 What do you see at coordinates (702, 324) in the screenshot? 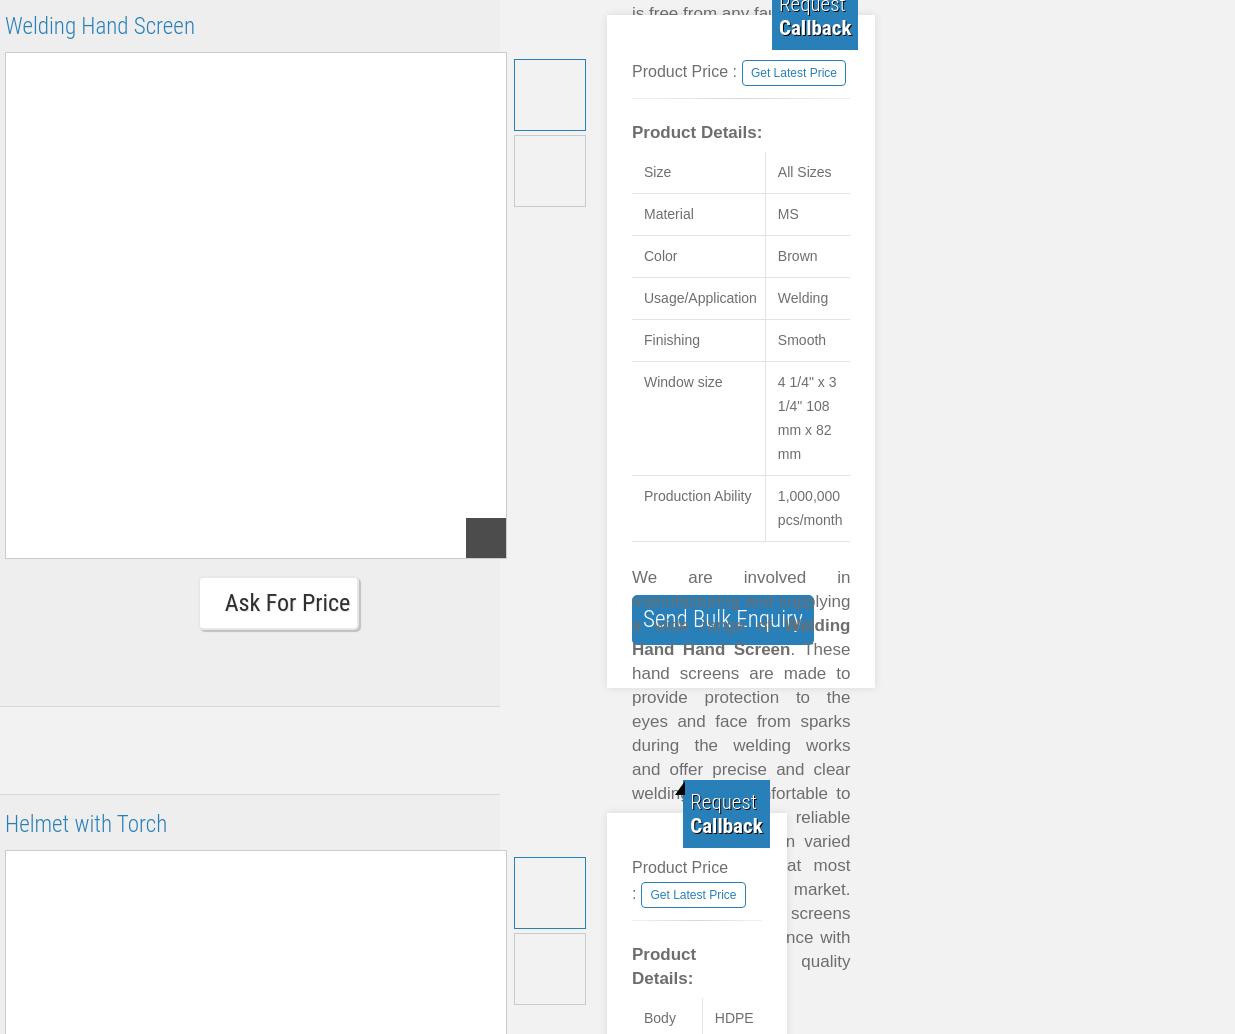
I see `'Technology'` at bounding box center [702, 324].